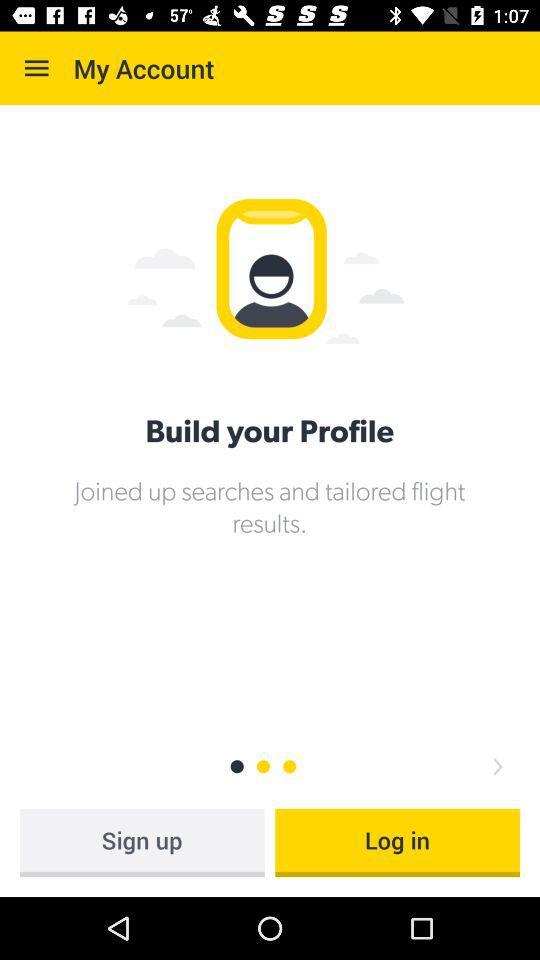  Describe the element at coordinates (496, 765) in the screenshot. I see `the arrow_forward icon` at that location.